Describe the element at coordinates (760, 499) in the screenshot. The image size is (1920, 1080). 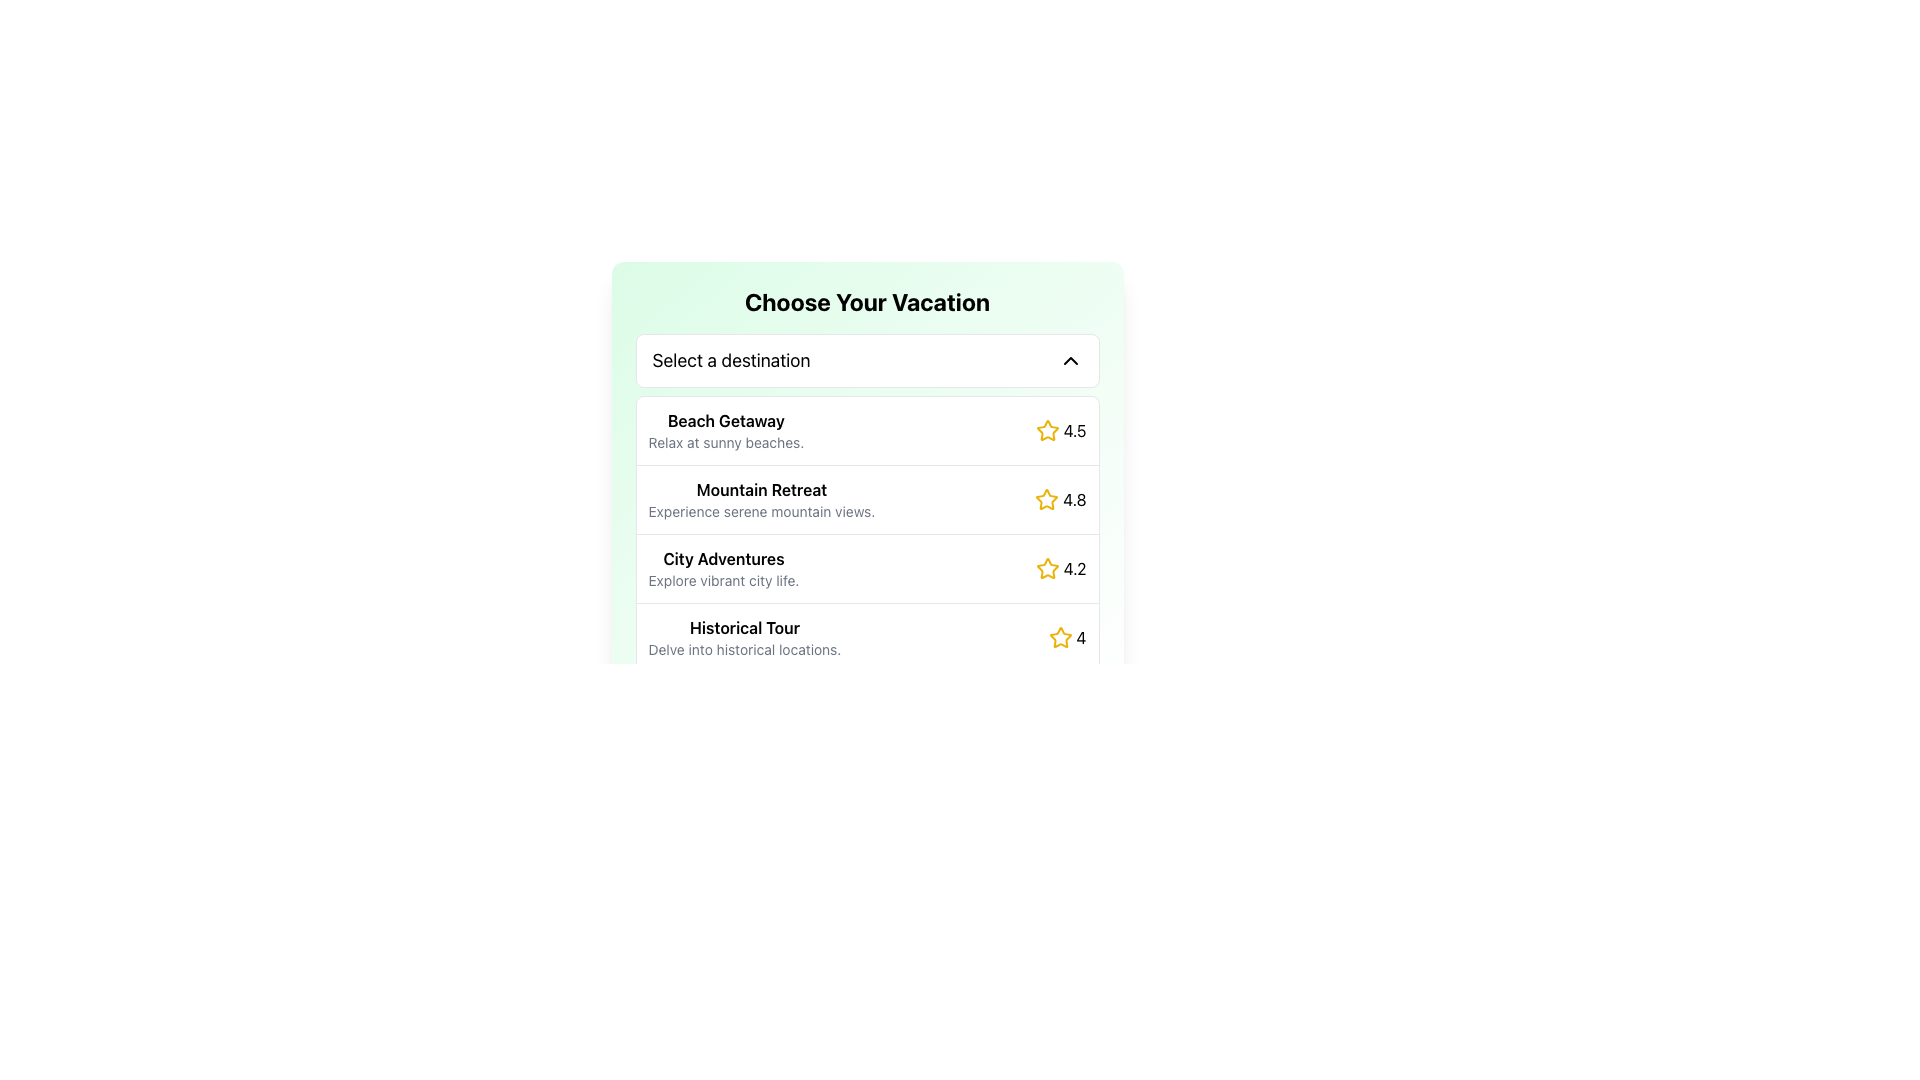
I see `to select the second entry in the 'Choose Your Vacation' list, which describes a travel destination between 'Beach Getaway' and 'City Adventures'` at that location.